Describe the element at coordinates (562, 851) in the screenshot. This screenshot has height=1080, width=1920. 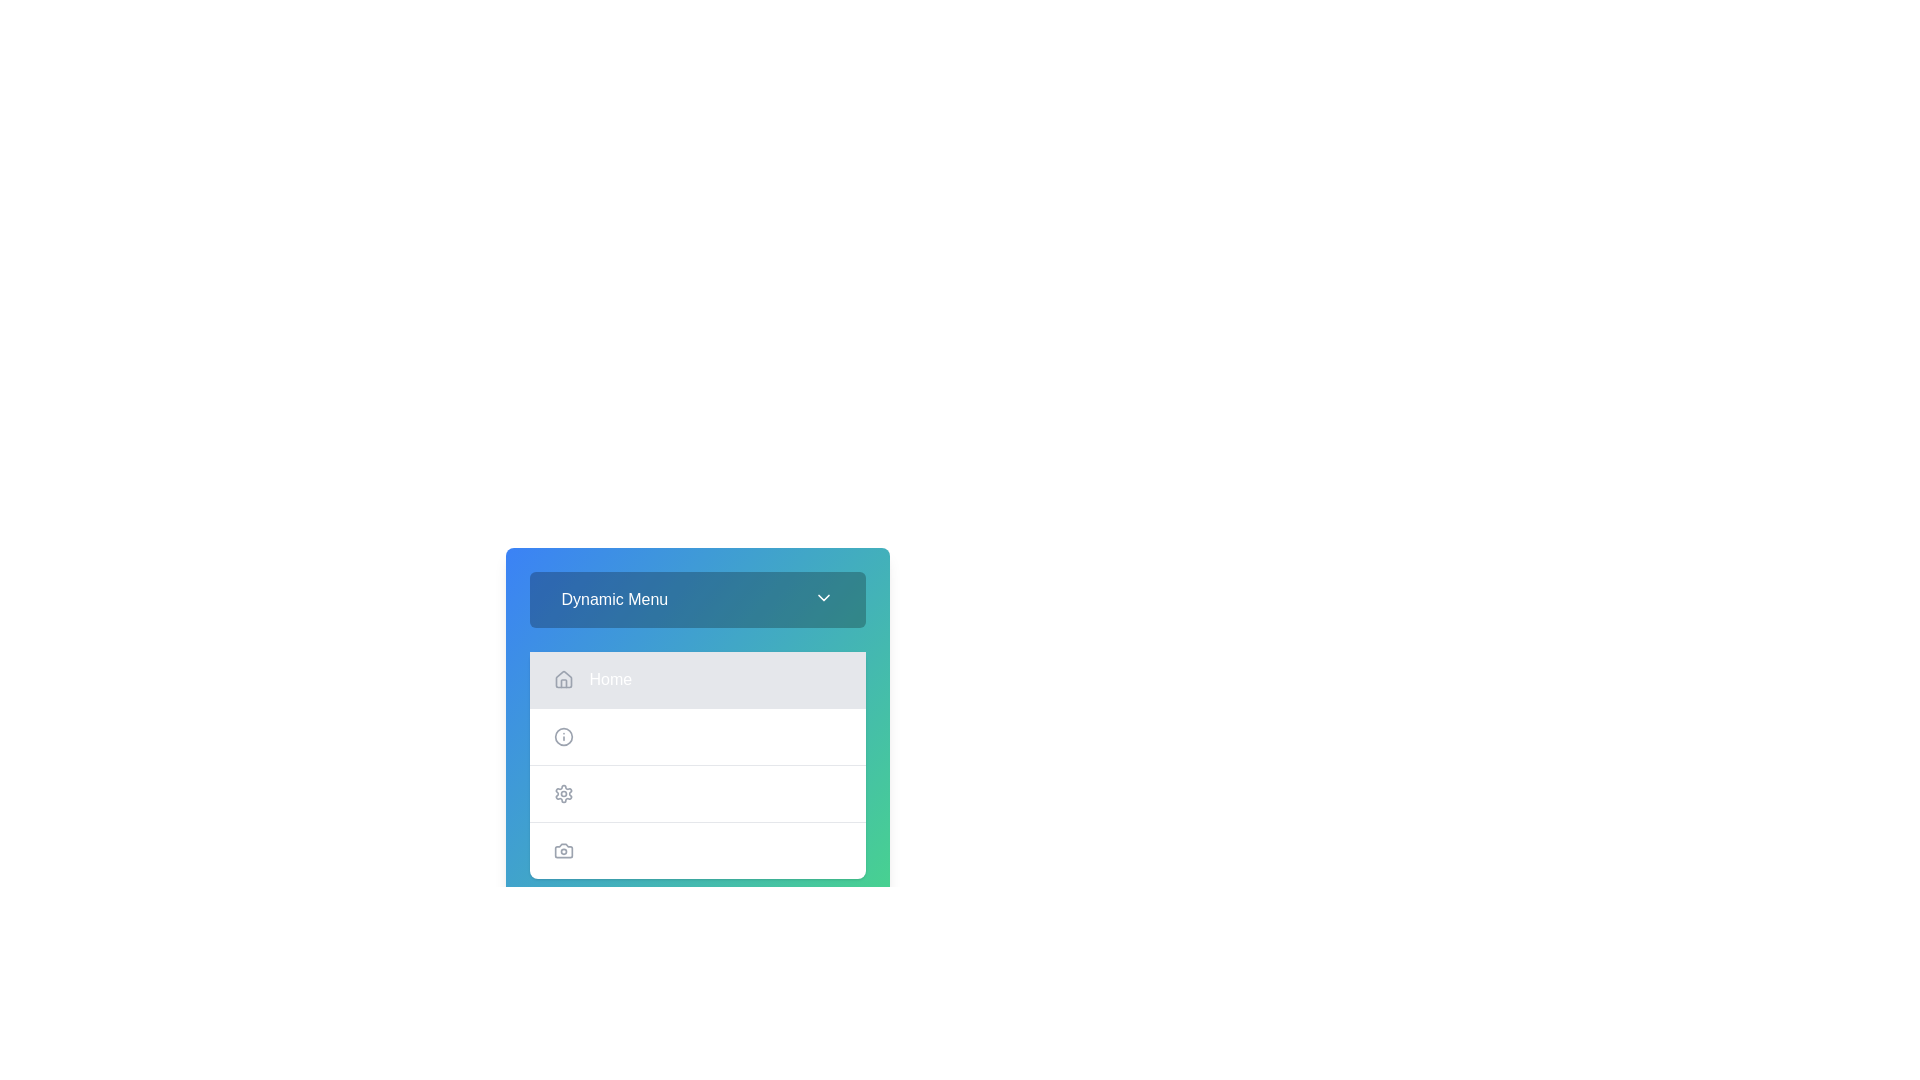
I see `the gallery access icon located at the left-most position of the 'Gallery' entry` at that location.